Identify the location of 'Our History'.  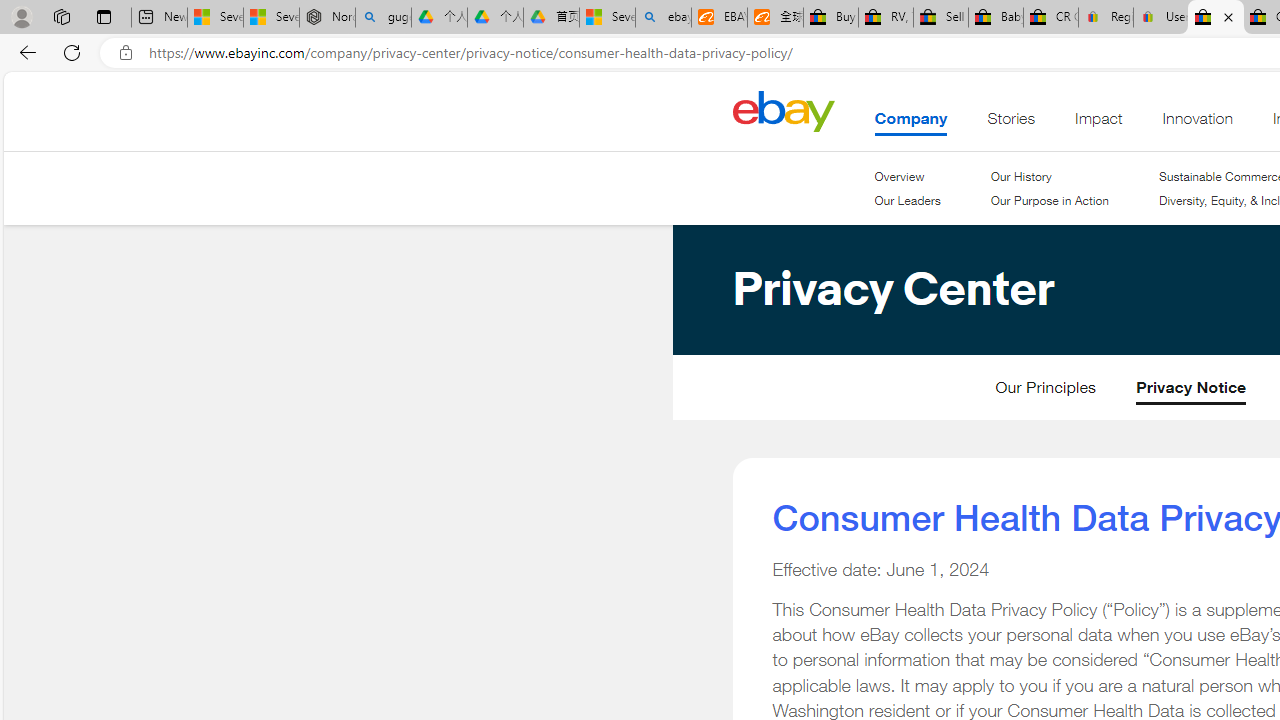
(1047, 176).